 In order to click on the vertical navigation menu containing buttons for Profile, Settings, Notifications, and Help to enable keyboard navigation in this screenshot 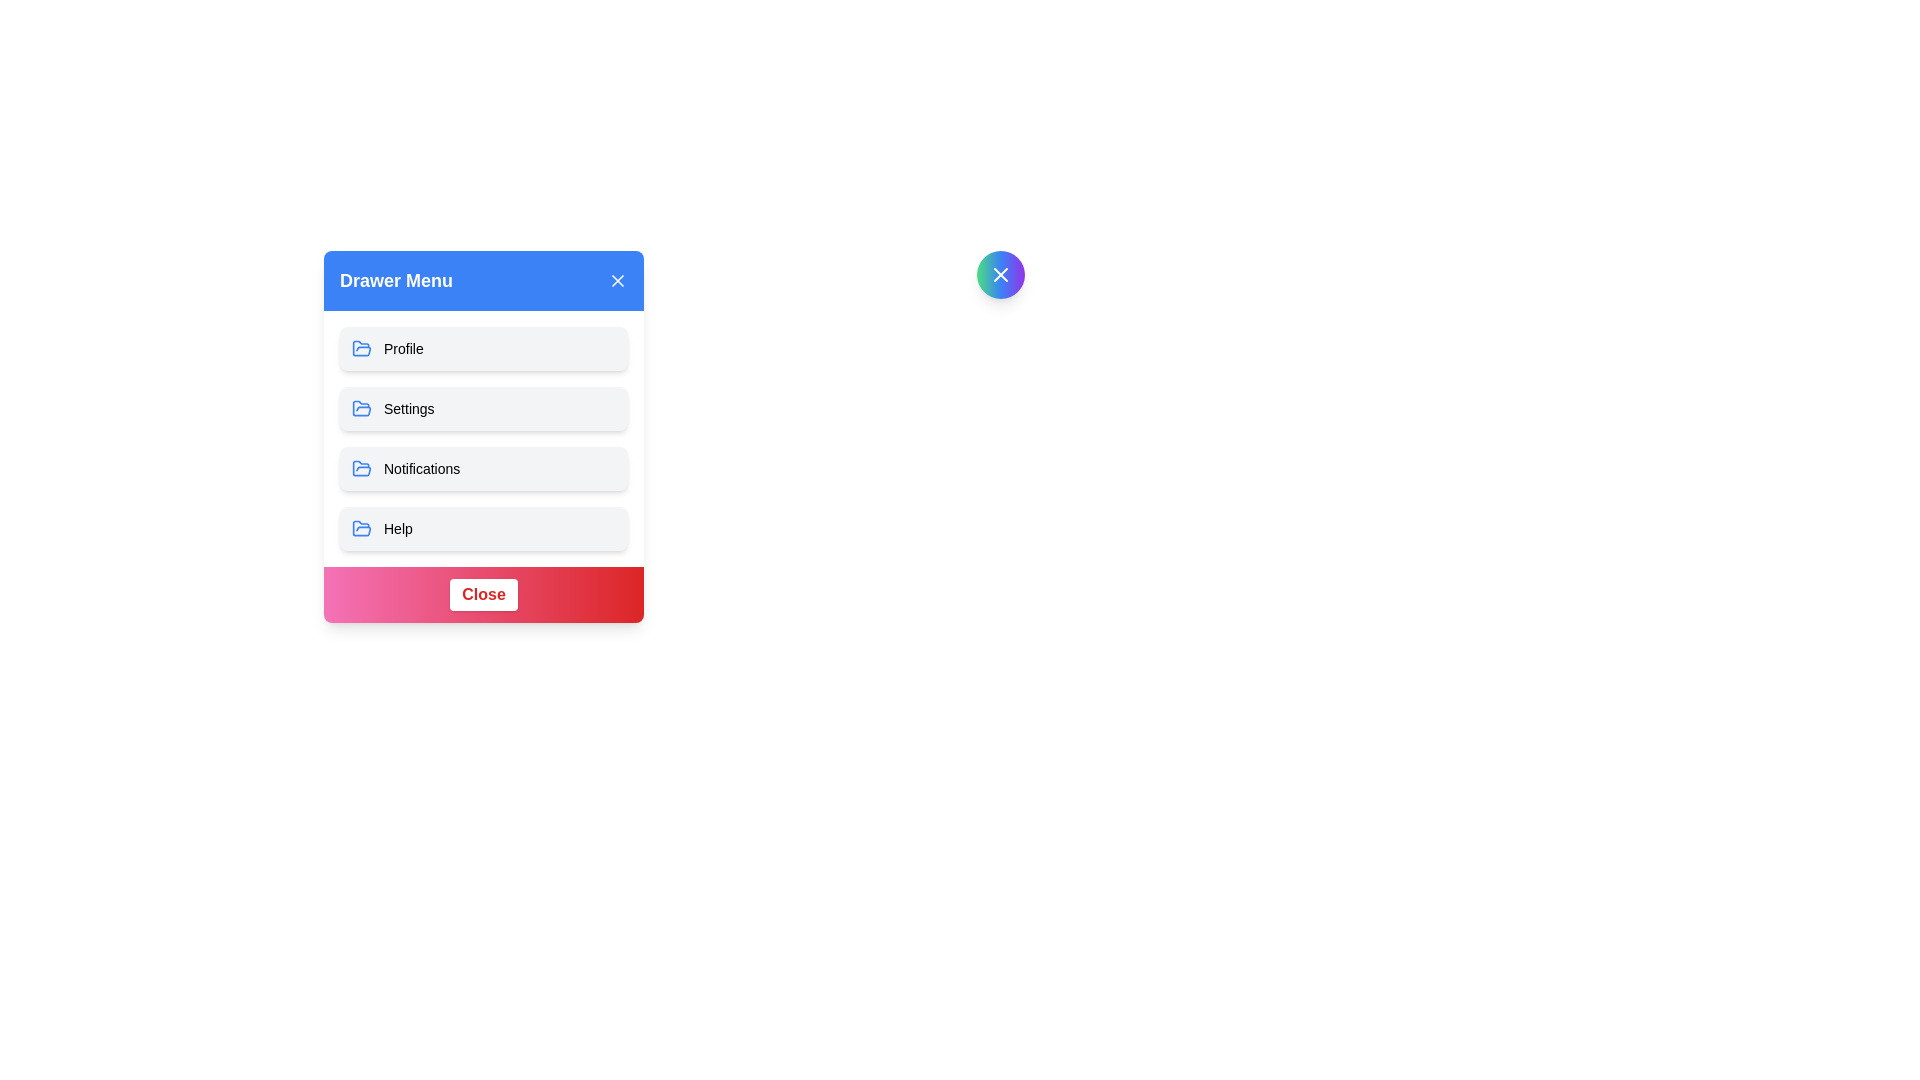, I will do `click(484, 438)`.